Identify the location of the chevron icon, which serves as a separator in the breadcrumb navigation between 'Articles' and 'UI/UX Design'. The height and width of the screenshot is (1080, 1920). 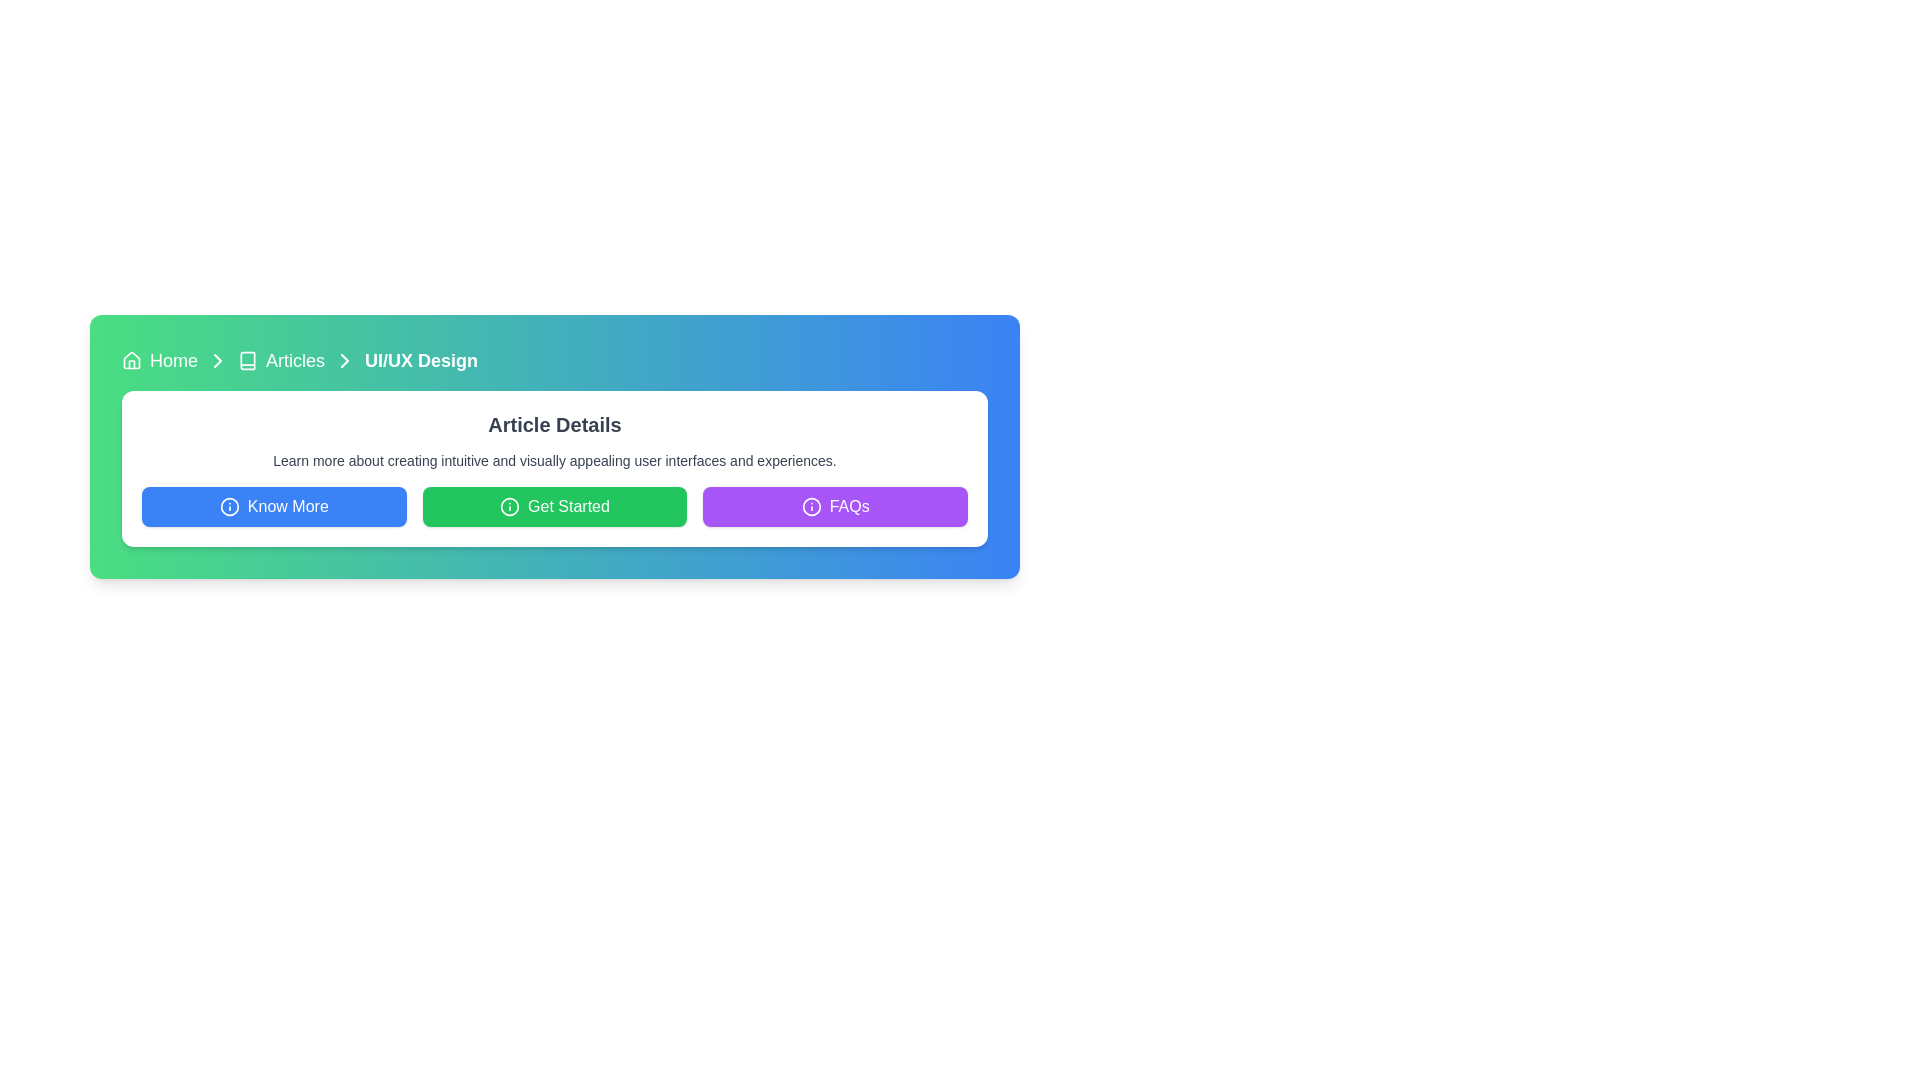
(345, 361).